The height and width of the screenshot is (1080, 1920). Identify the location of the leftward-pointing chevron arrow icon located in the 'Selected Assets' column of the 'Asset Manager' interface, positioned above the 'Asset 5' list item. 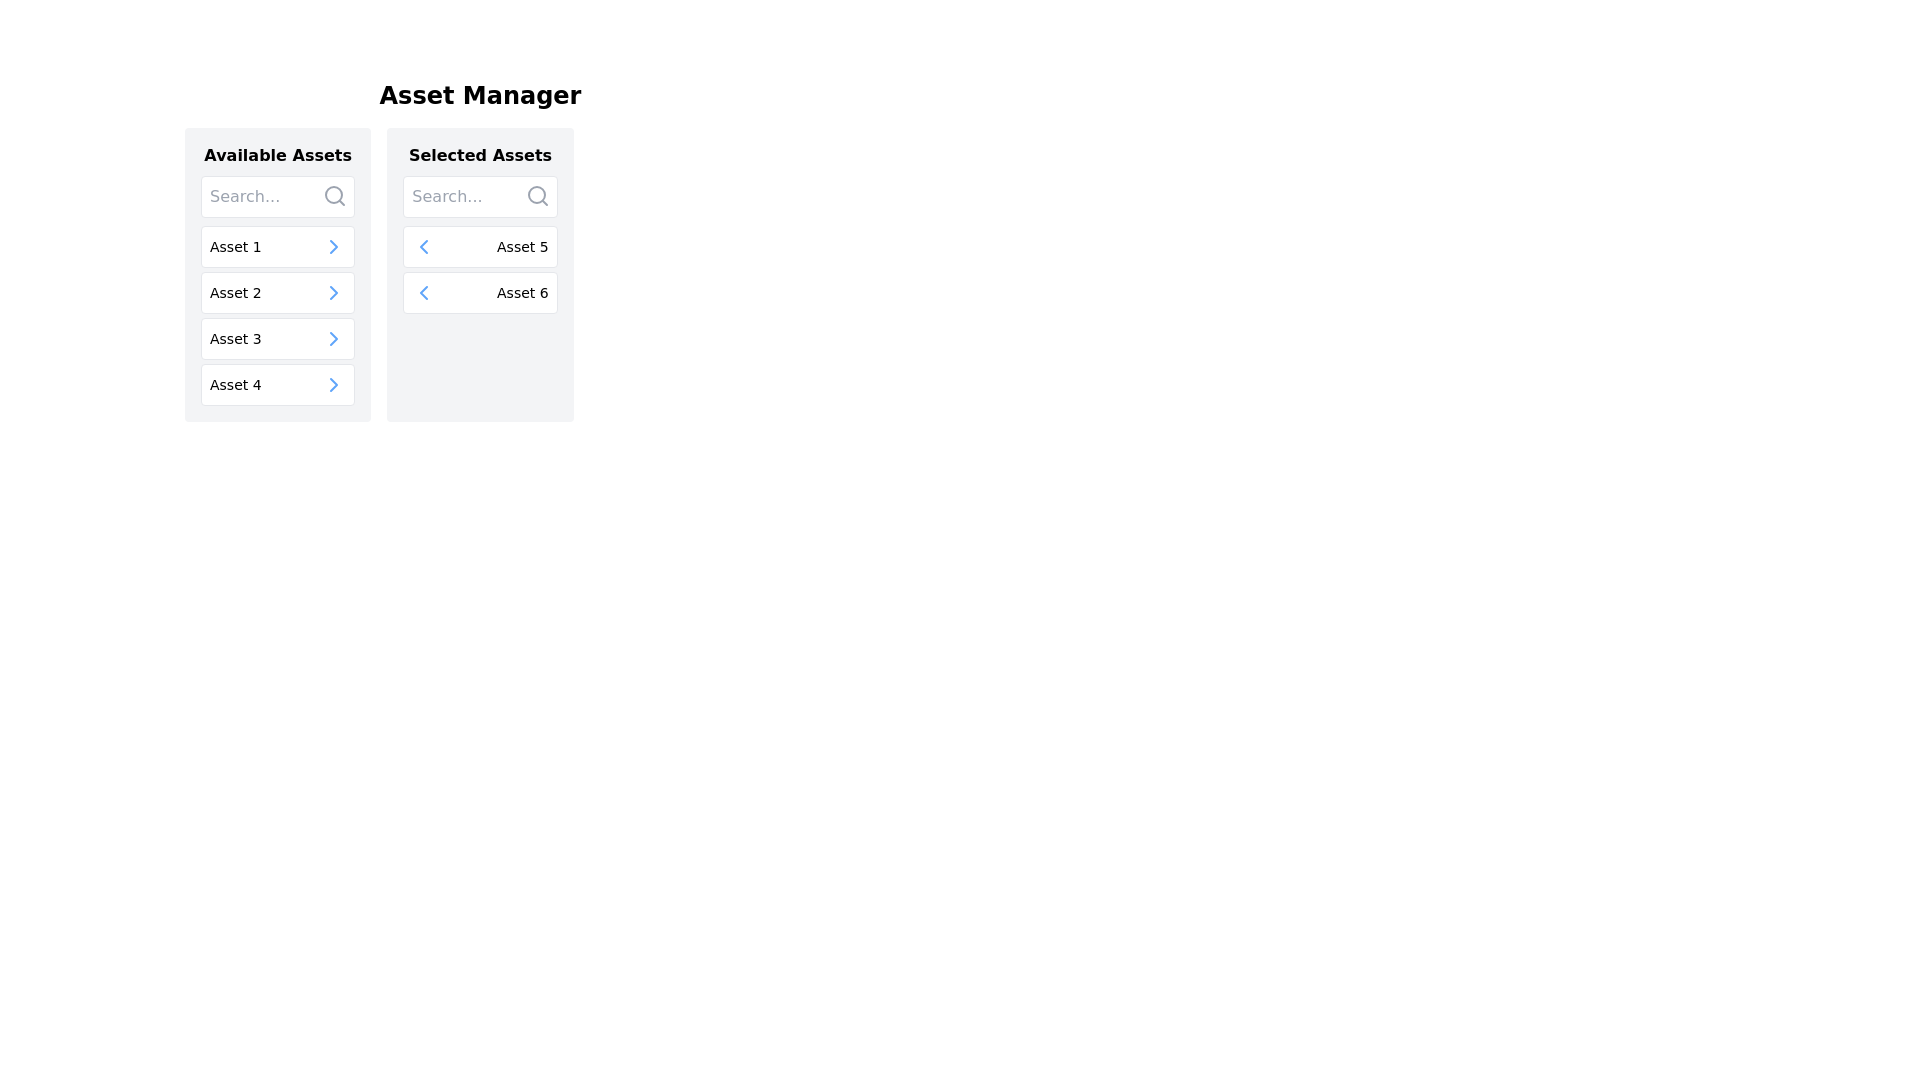
(423, 293).